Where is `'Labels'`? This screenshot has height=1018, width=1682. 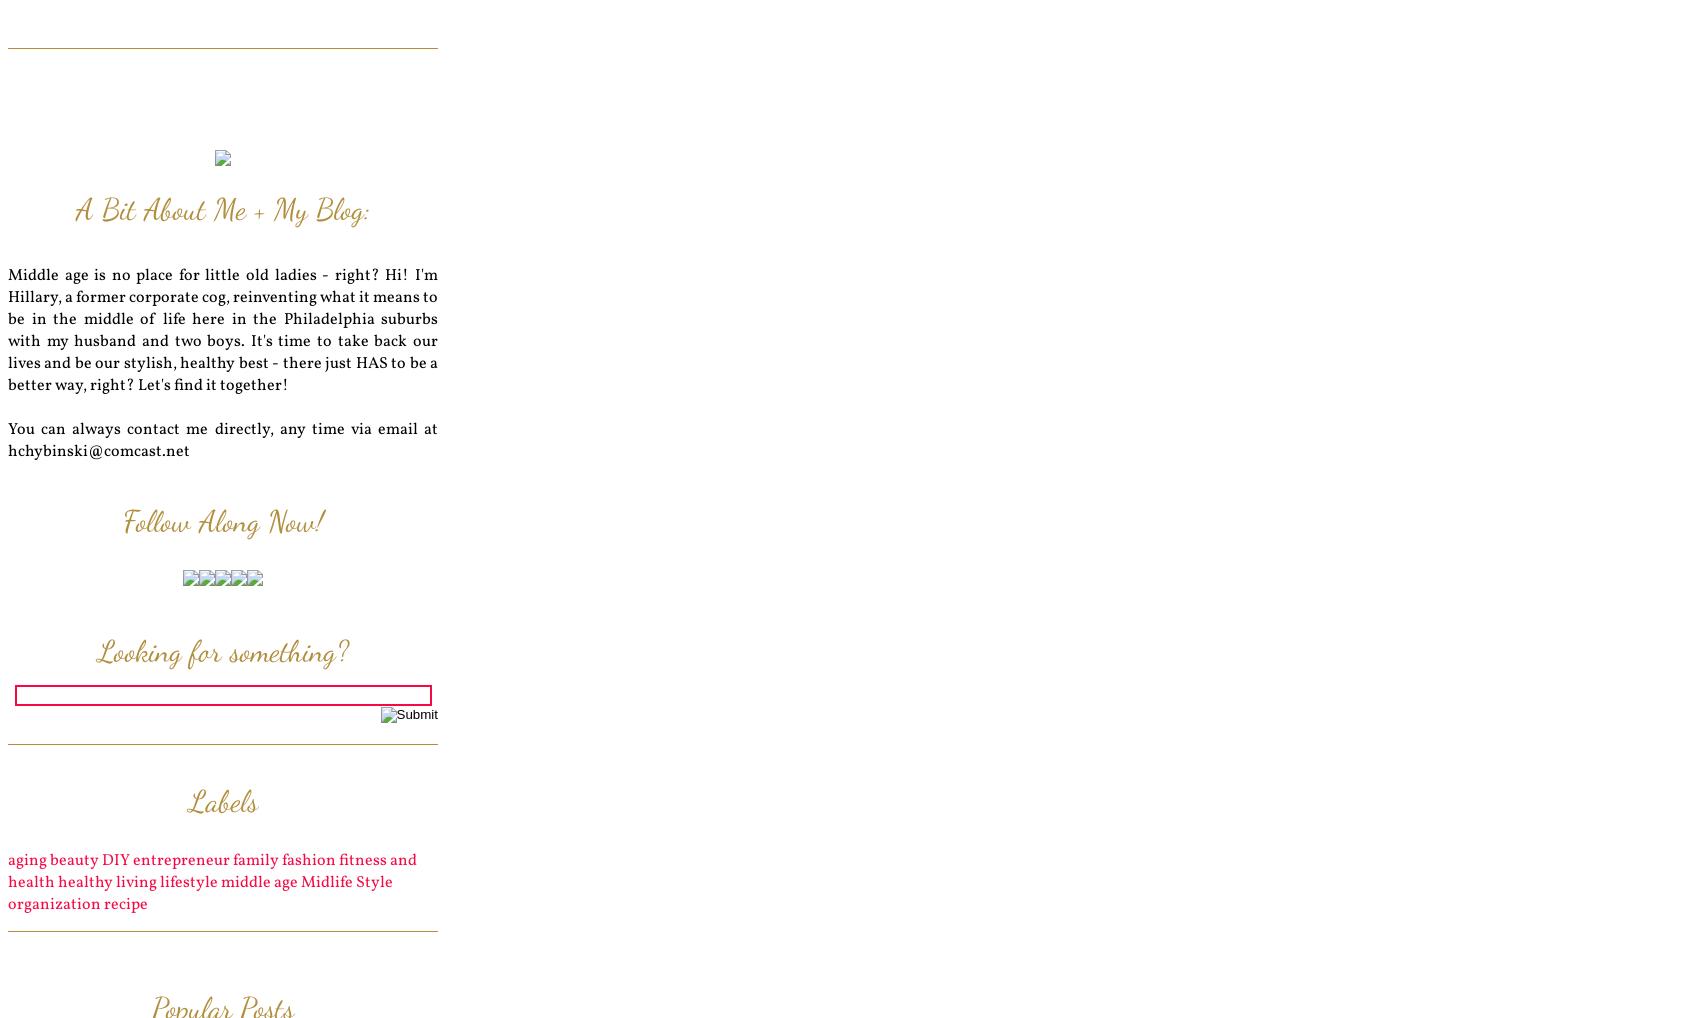
'Labels' is located at coordinates (221, 800).